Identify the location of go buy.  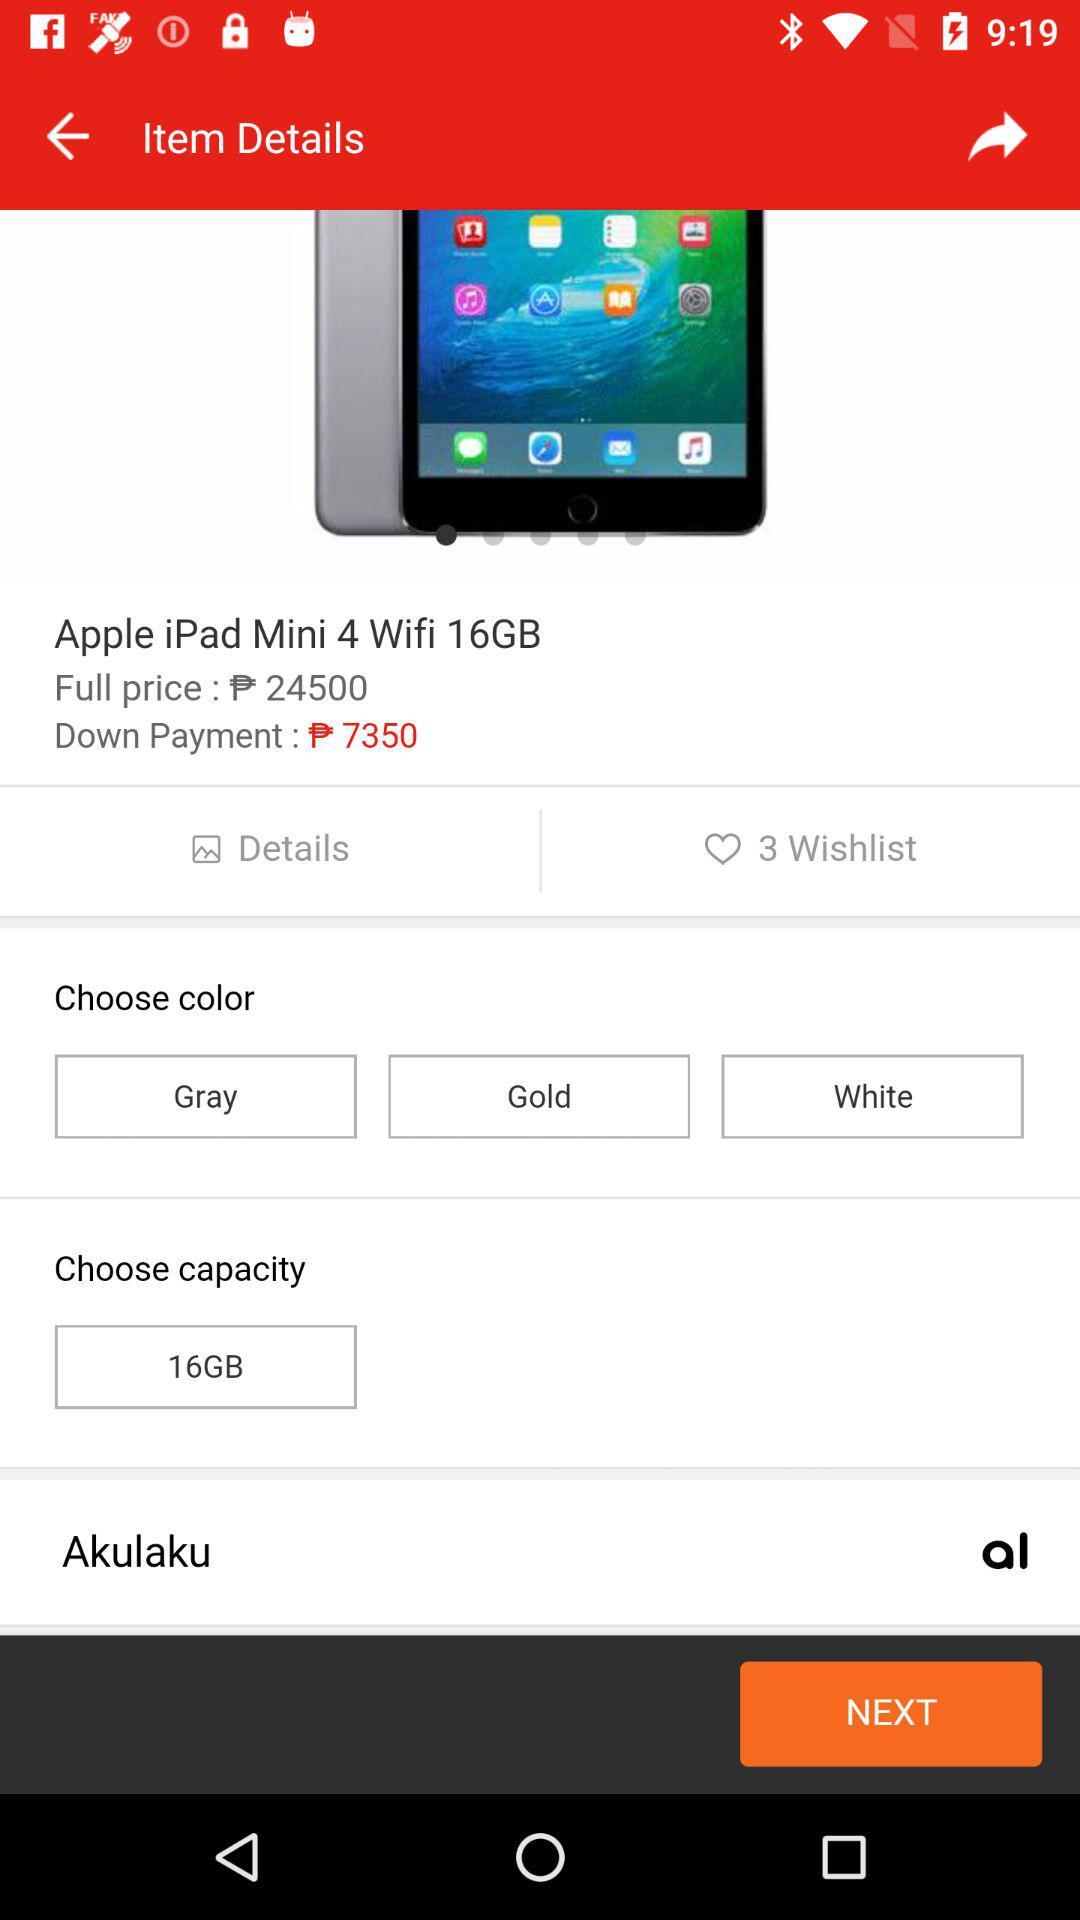
(540, 1002).